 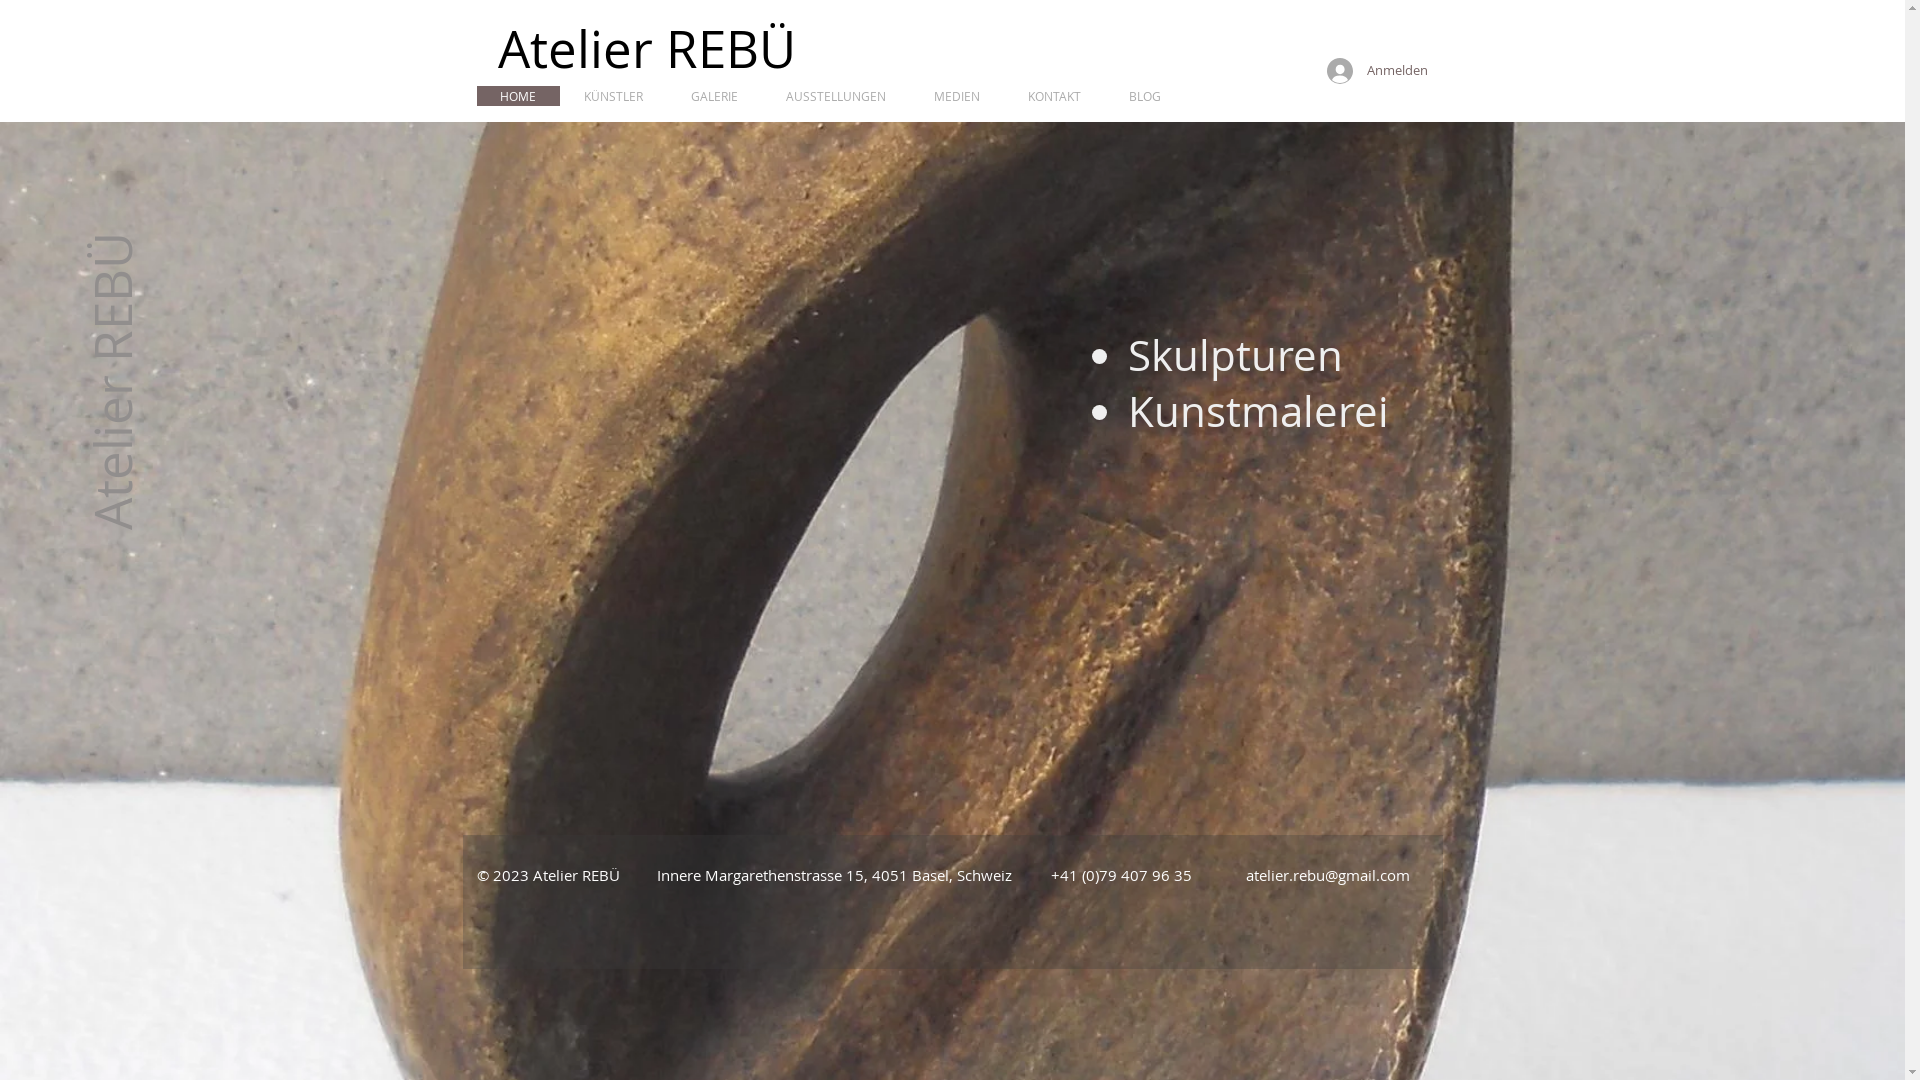 What do you see at coordinates (944, 97) in the screenshot?
I see `'KONTAKT'` at bounding box center [944, 97].